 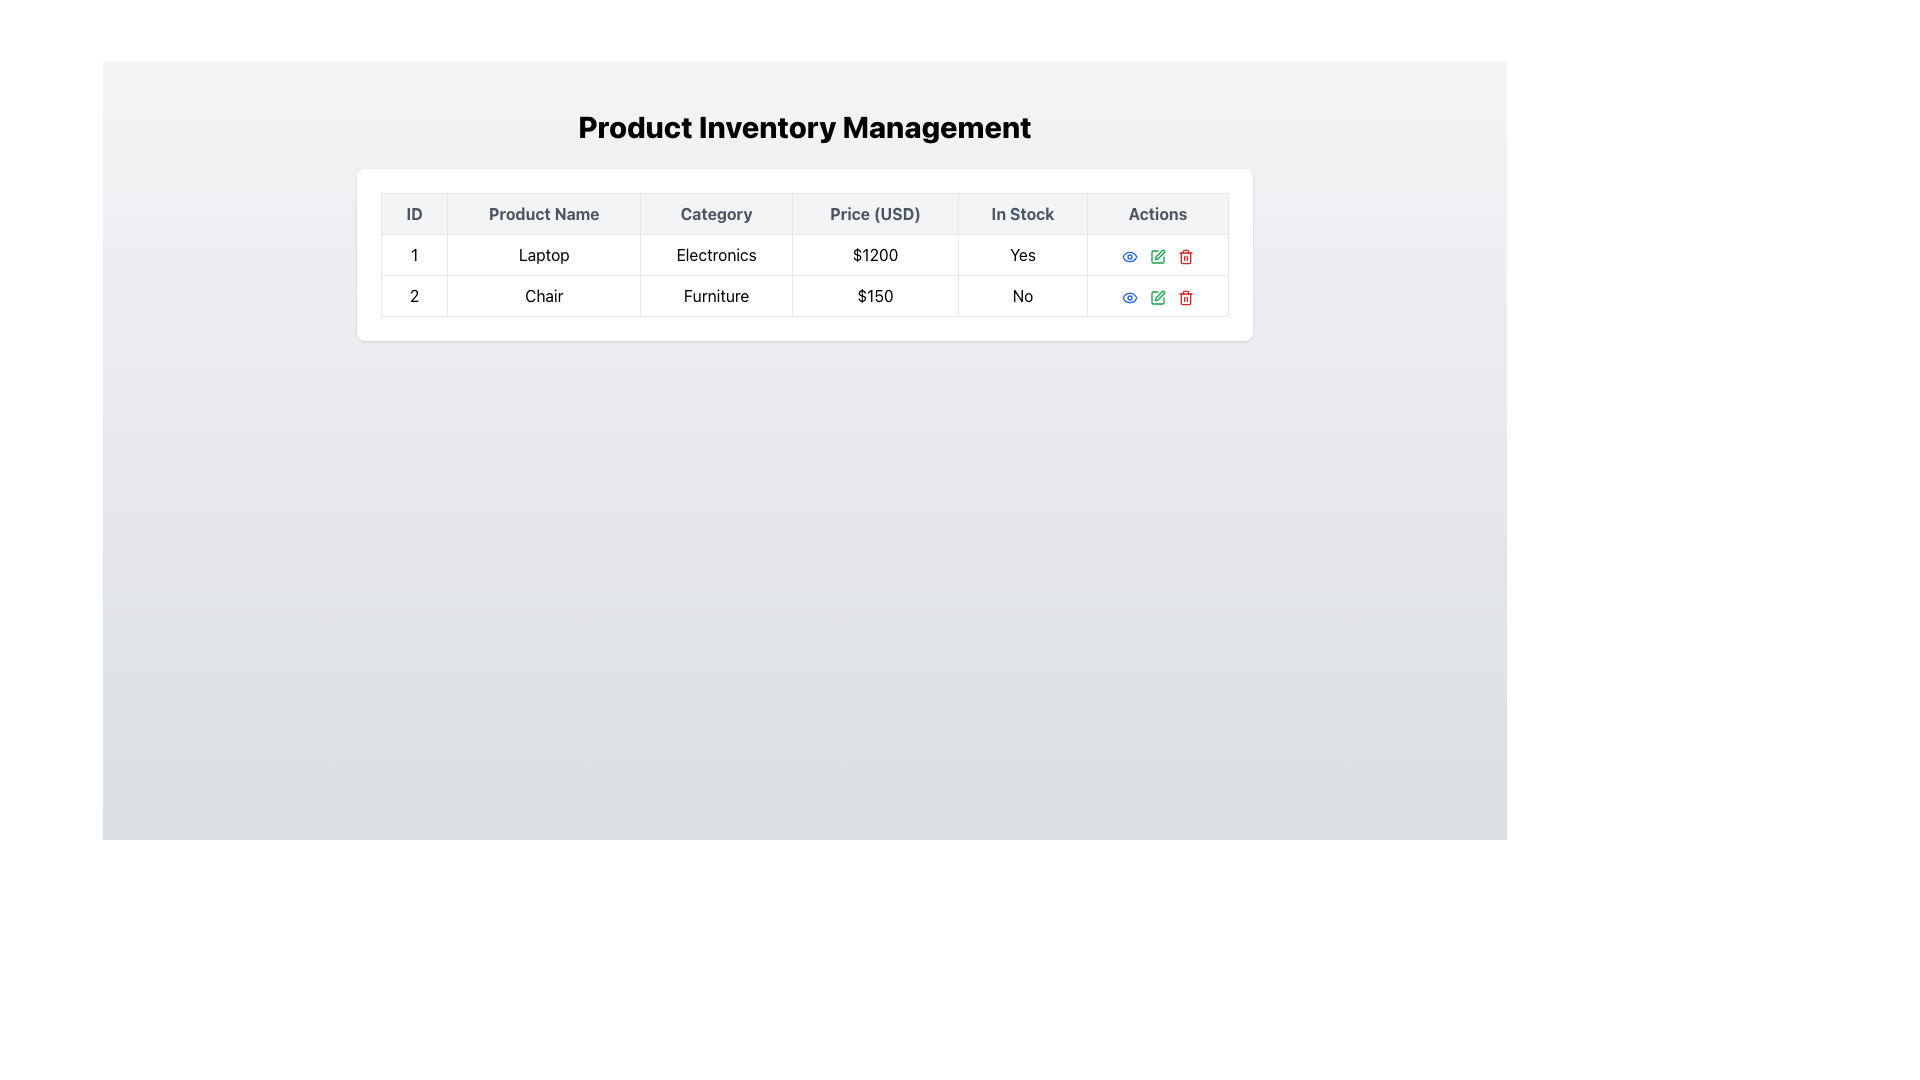 What do you see at coordinates (875, 296) in the screenshot?
I see `the text field displaying the price of the item in the fourth column of the second row of the table, located between 'Furniture' and 'No'` at bounding box center [875, 296].